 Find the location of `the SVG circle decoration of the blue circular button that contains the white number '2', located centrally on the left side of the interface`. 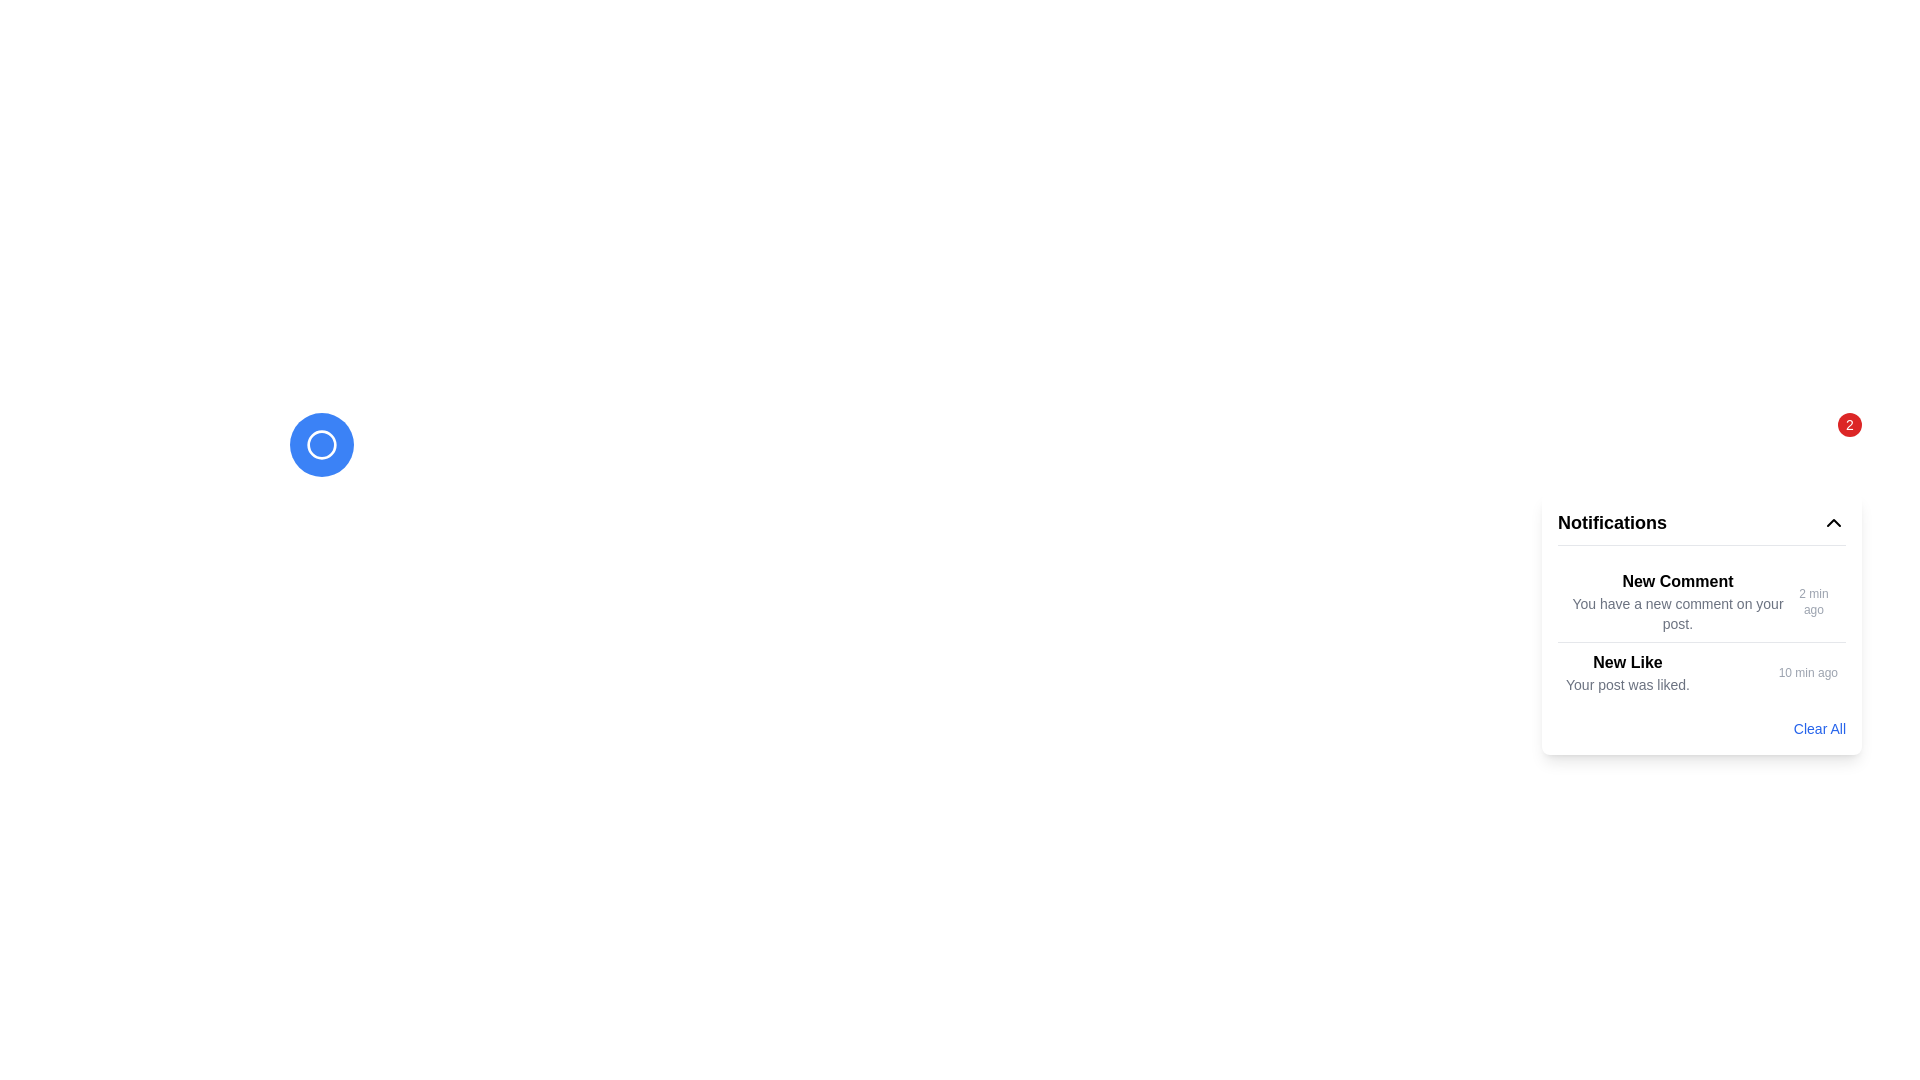

the SVG circle decoration of the blue circular button that contains the white number '2', located centrally on the left side of the interface is located at coordinates (321, 443).